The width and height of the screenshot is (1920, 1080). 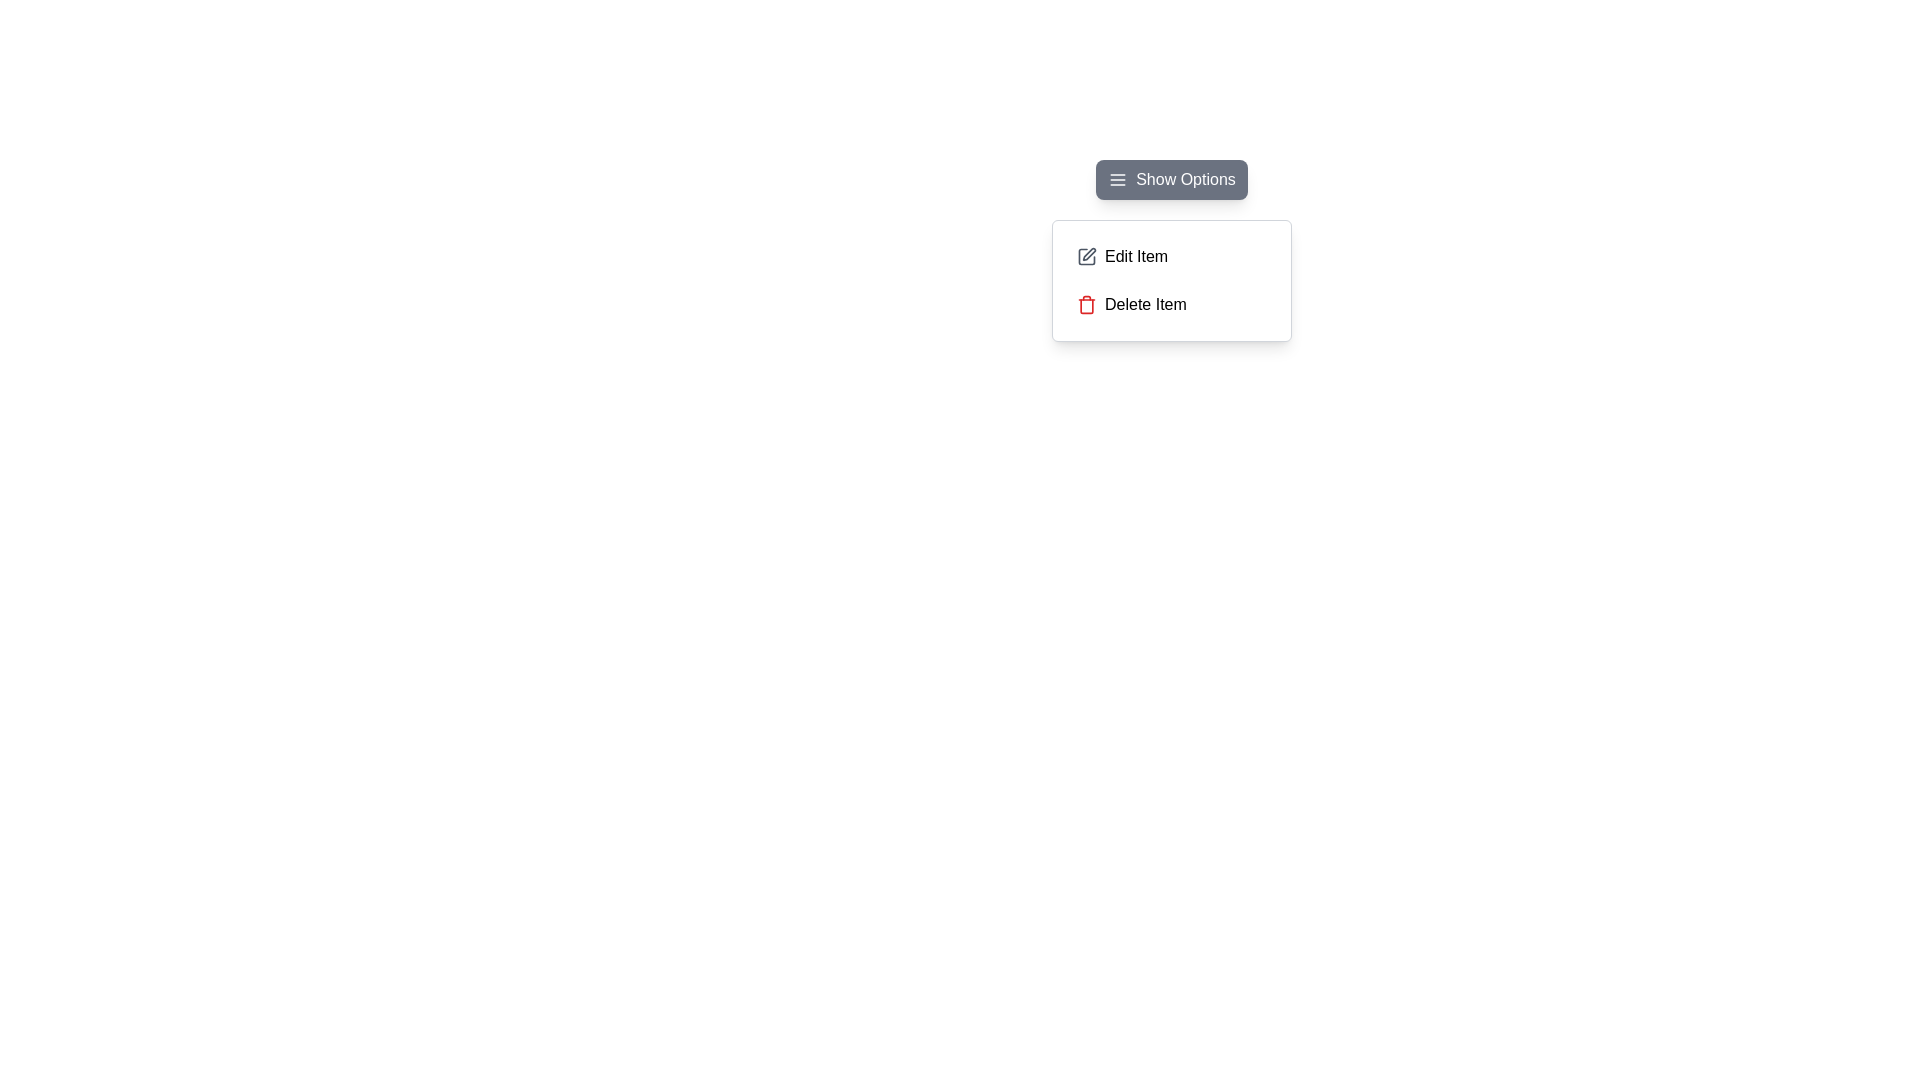 What do you see at coordinates (1085, 304) in the screenshot?
I see `the trash can icon, which is red and located to the left of the 'Delete Item' text in the dropdown menu` at bounding box center [1085, 304].